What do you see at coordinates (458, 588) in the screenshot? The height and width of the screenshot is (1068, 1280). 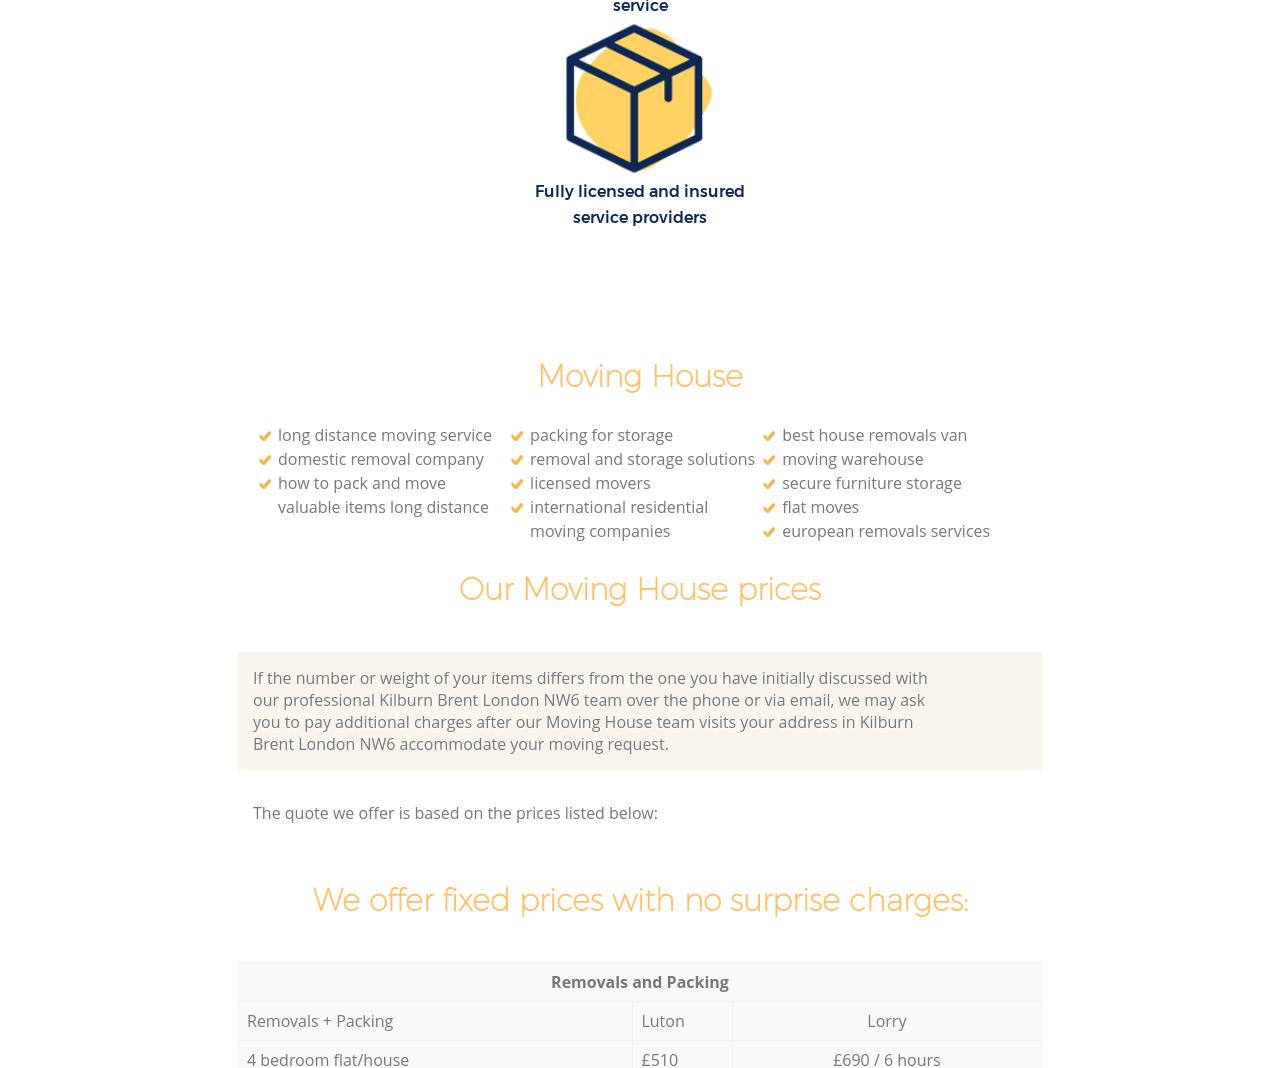 I see `'Our Moving House prices'` at bounding box center [458, 588].